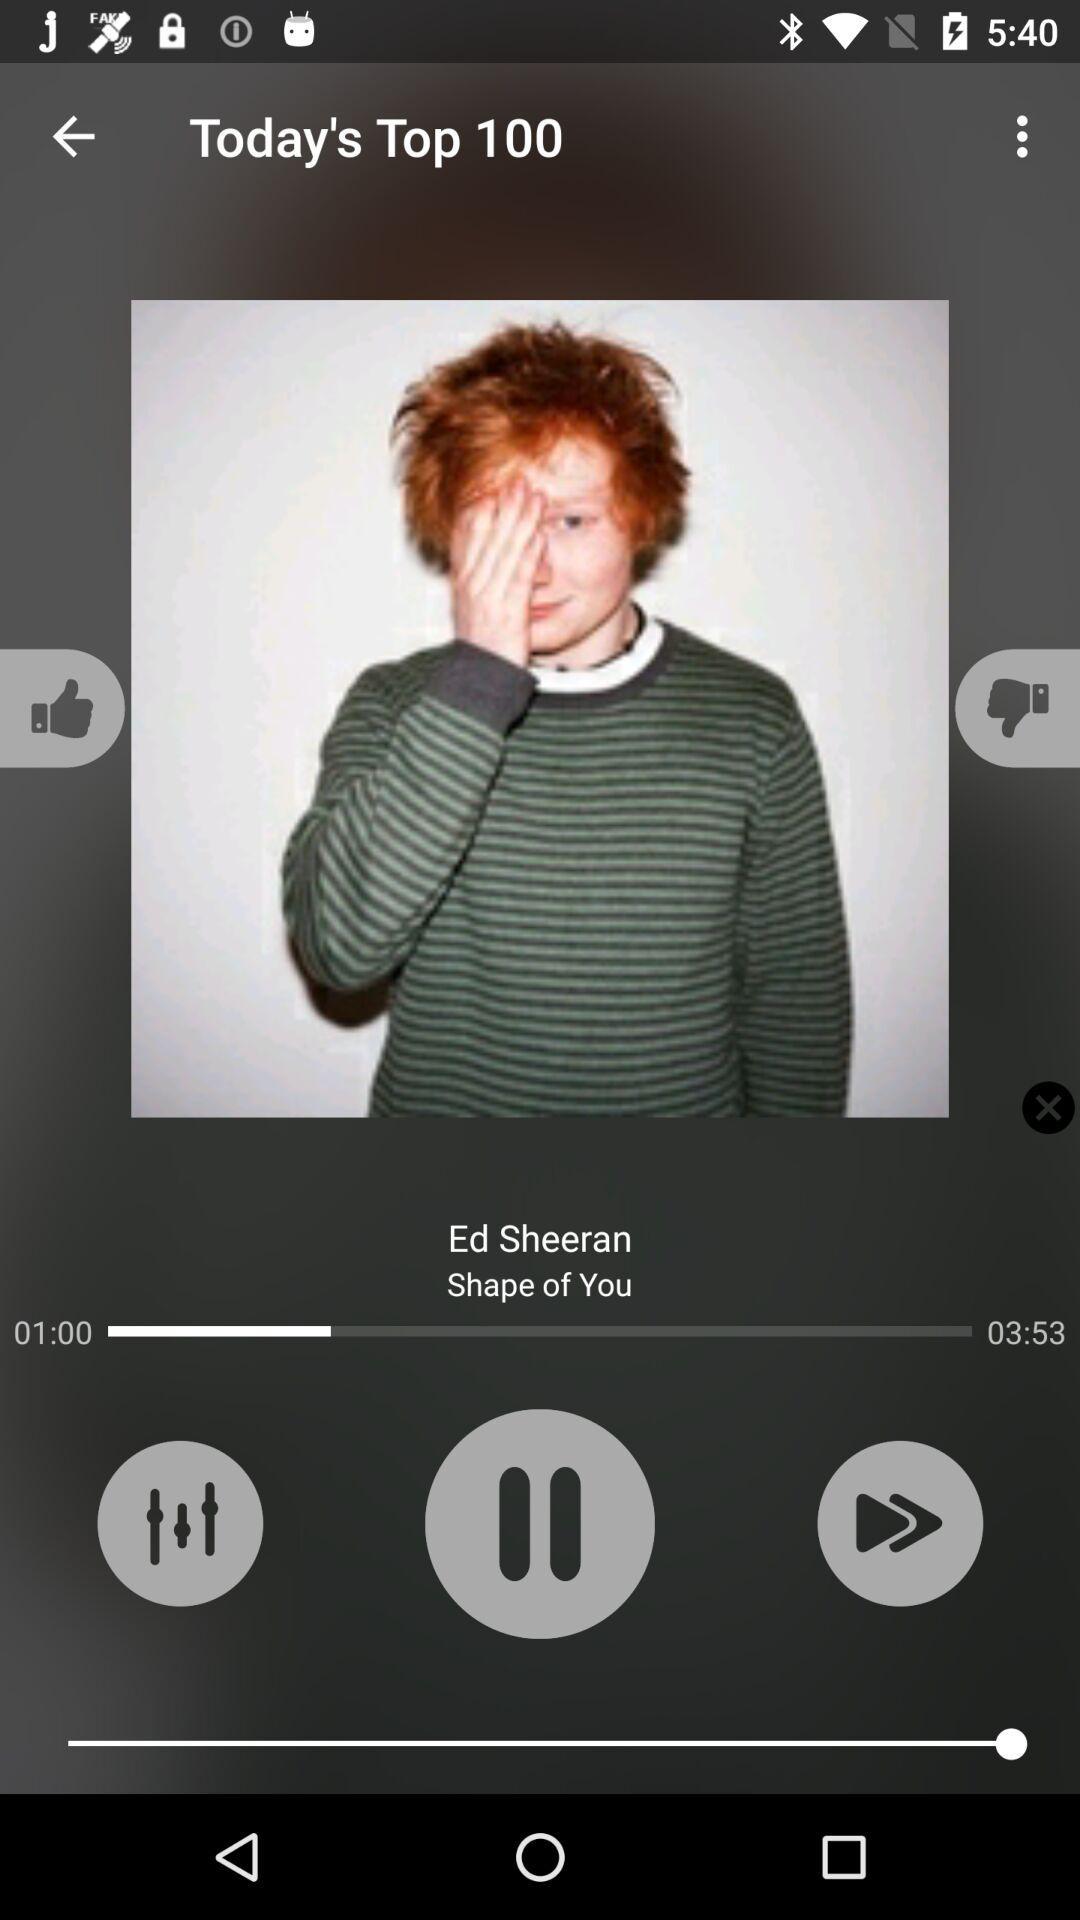  What do you see at coordinates (1047, 1106) in the screenshot?
I see `the close icon` at bounding box center [1047, 1106].